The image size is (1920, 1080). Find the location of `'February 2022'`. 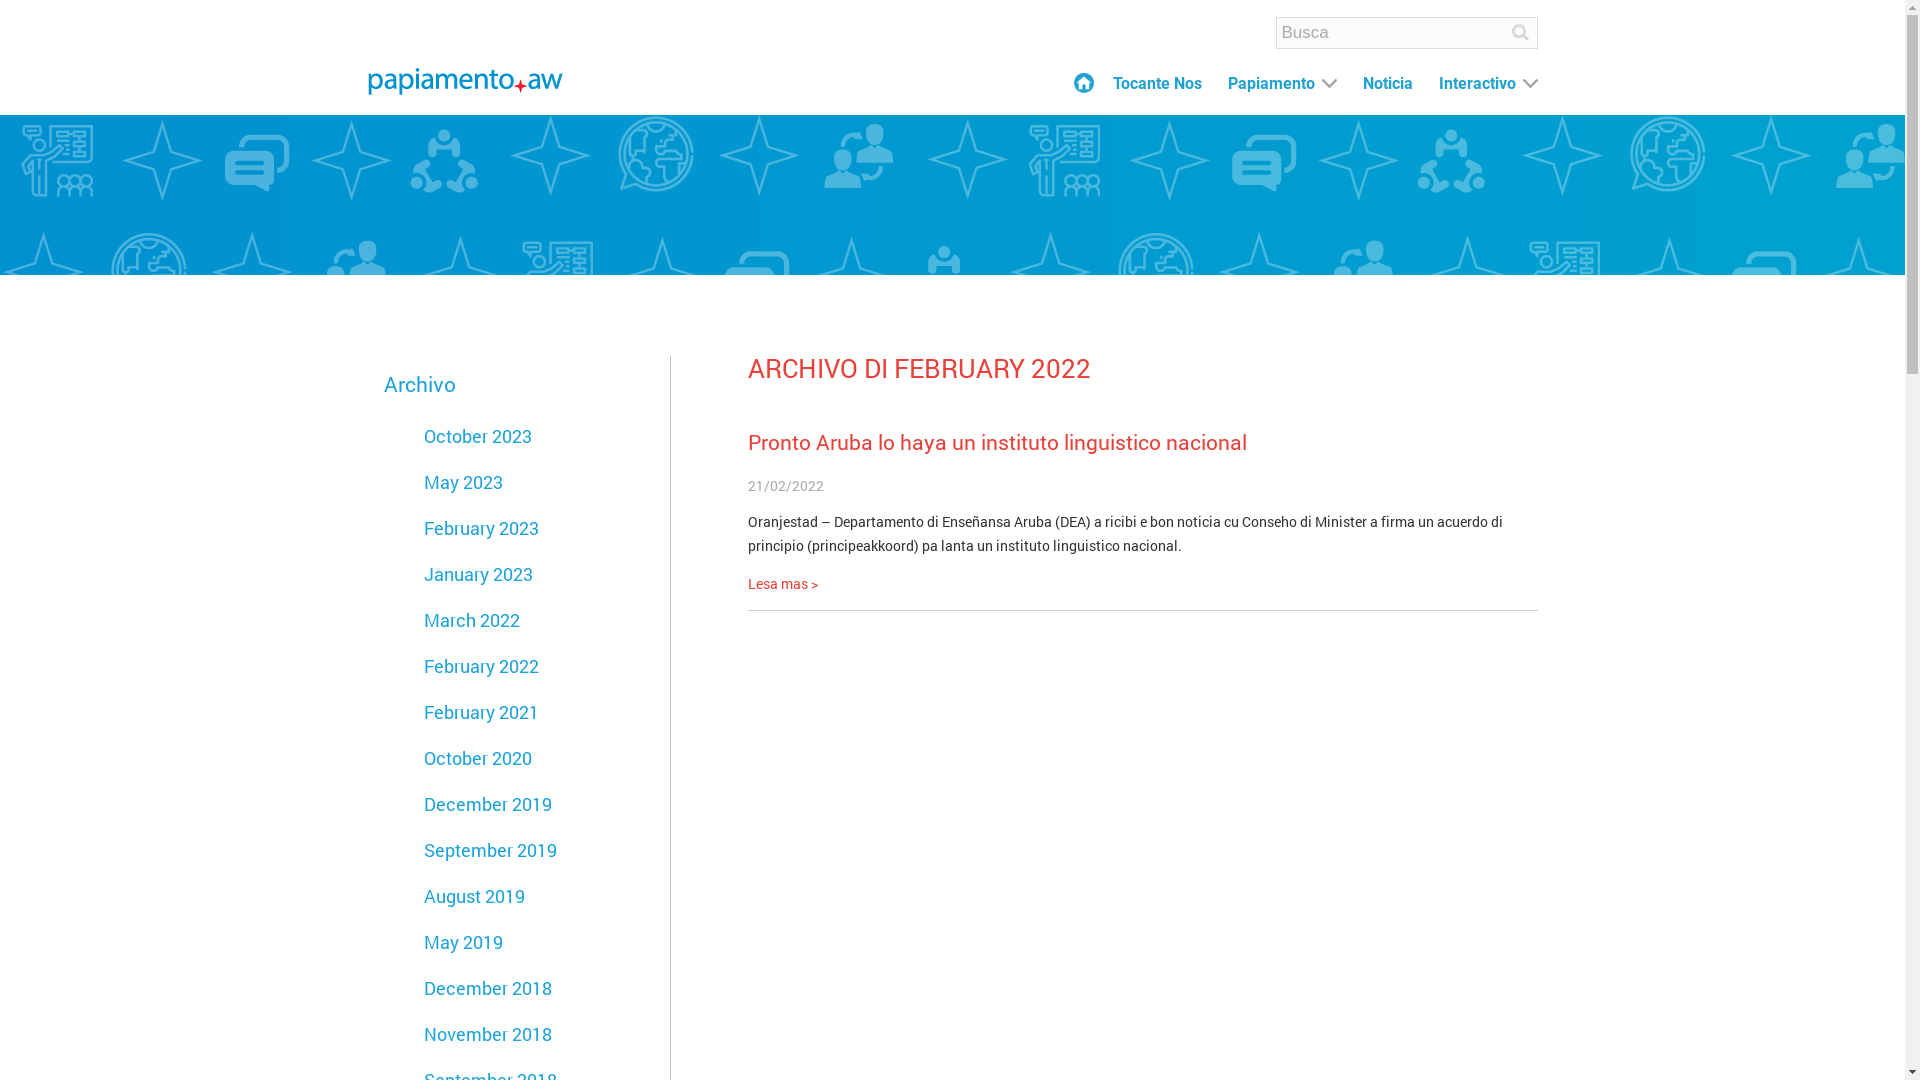

'February 2022' is located at coordinates (481, 666).